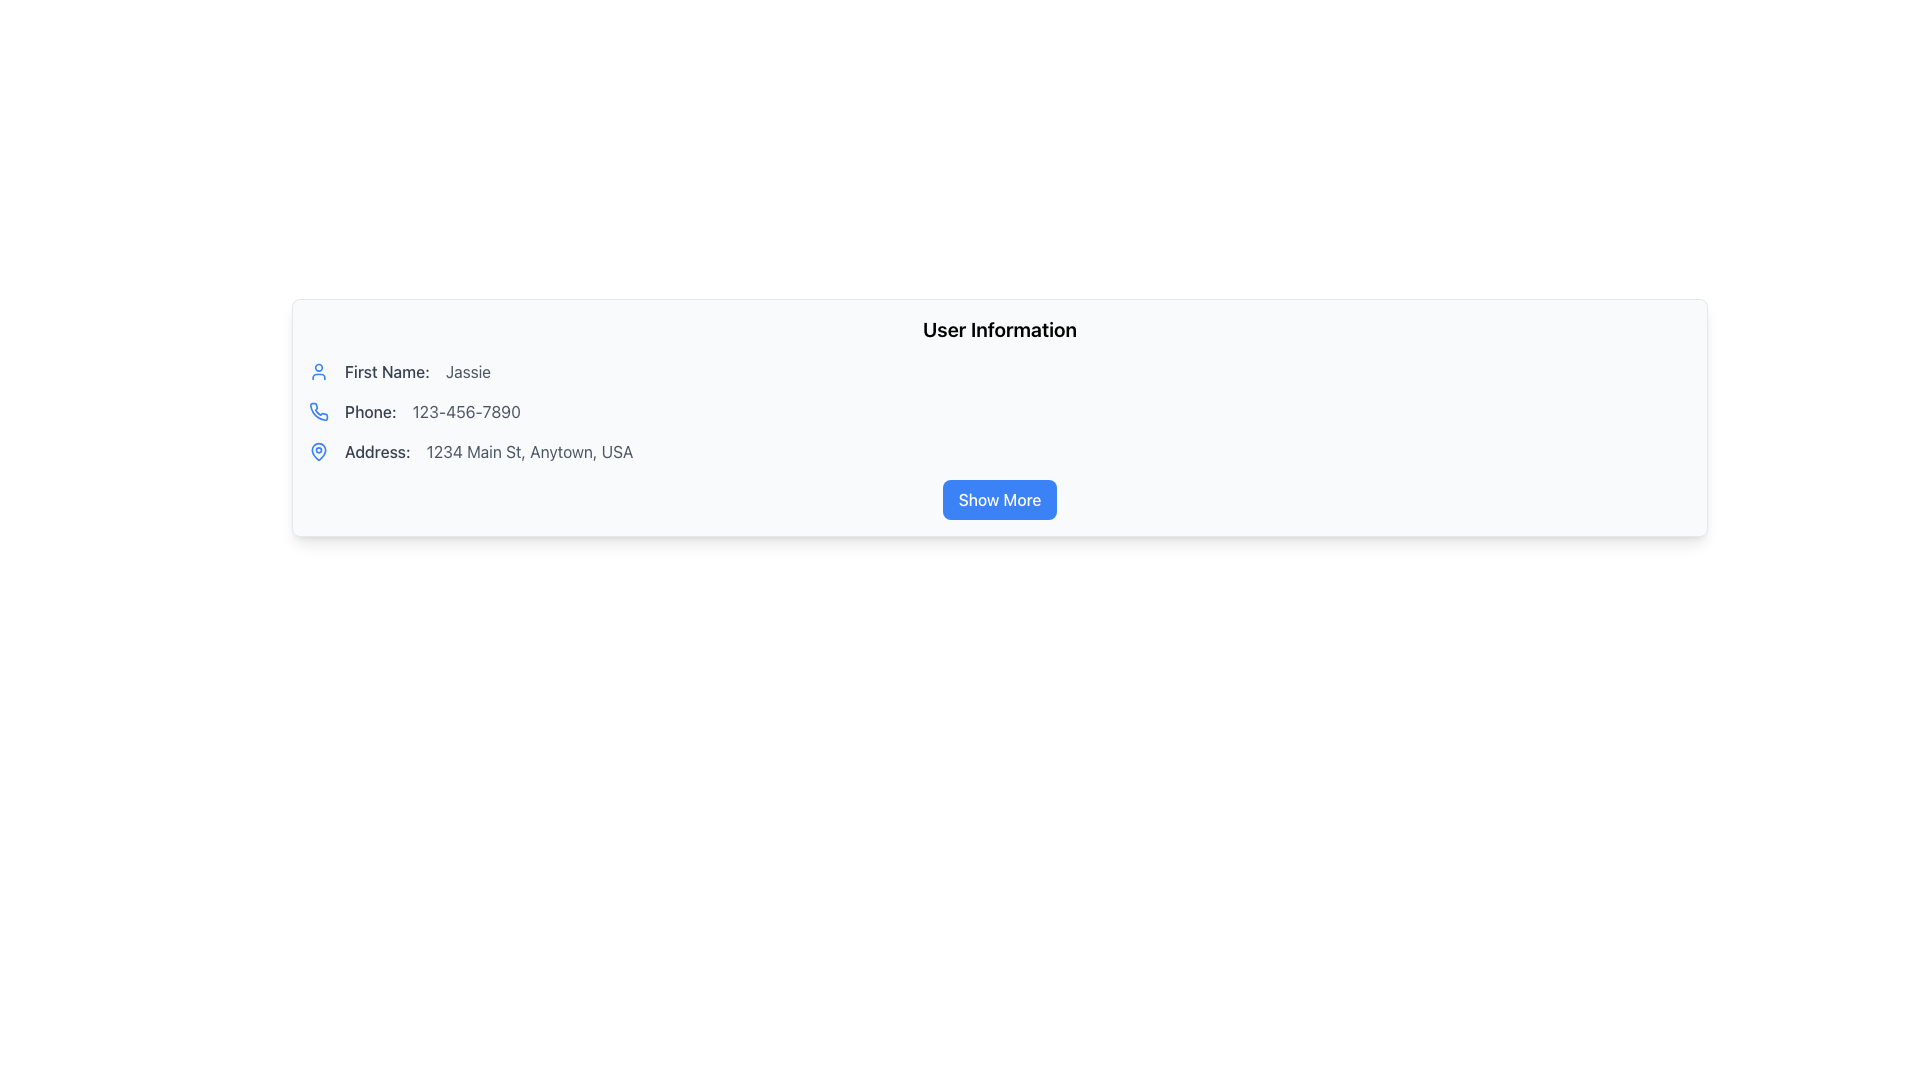 The width and height of the screenshot is (1920, 1080). Describe the element at coordinates (999, 499) in the screenshot. I see `the button located in the lower portion of the 'User Information' section` at that location.